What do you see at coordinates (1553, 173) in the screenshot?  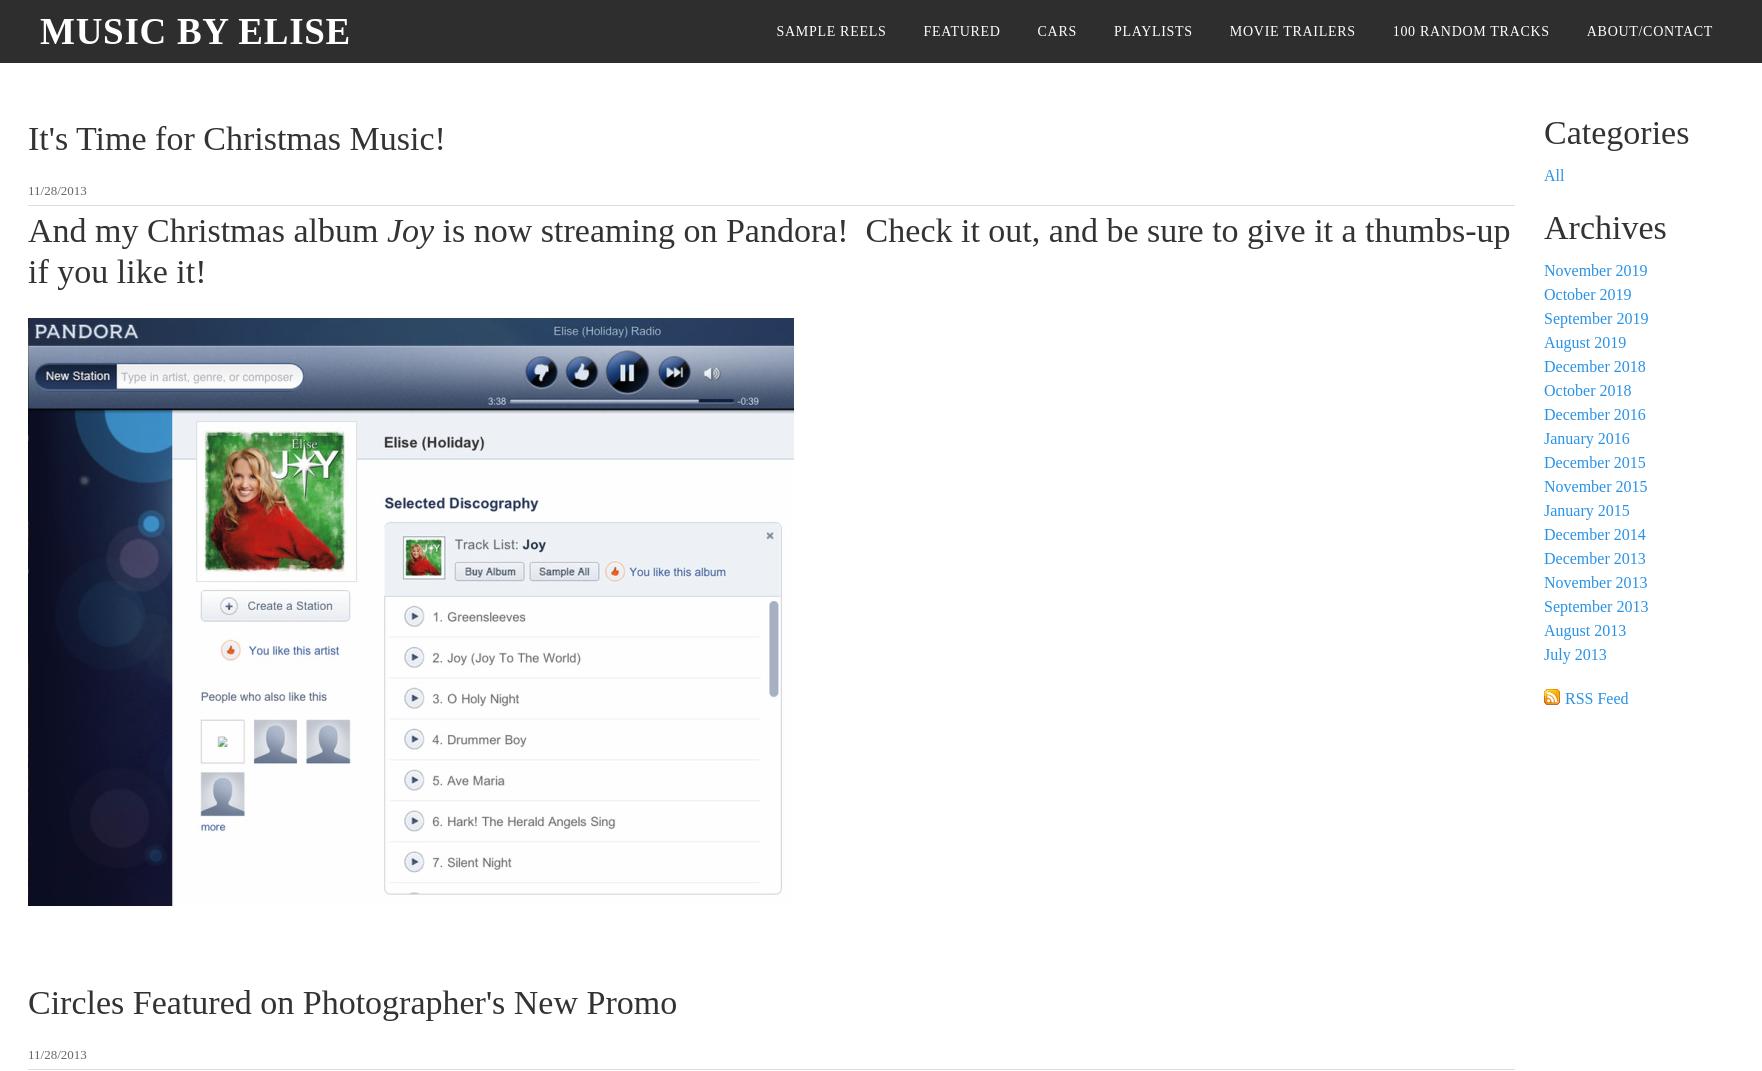 I see `'All'` at bounding box center [1553, 173].